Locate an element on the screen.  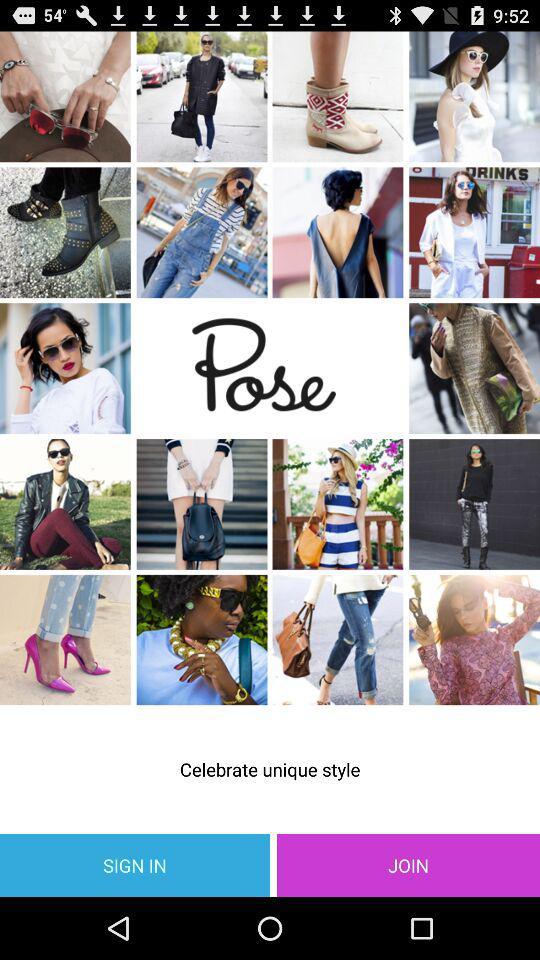
the button next to the sign in is located at coordinates (407, 864).